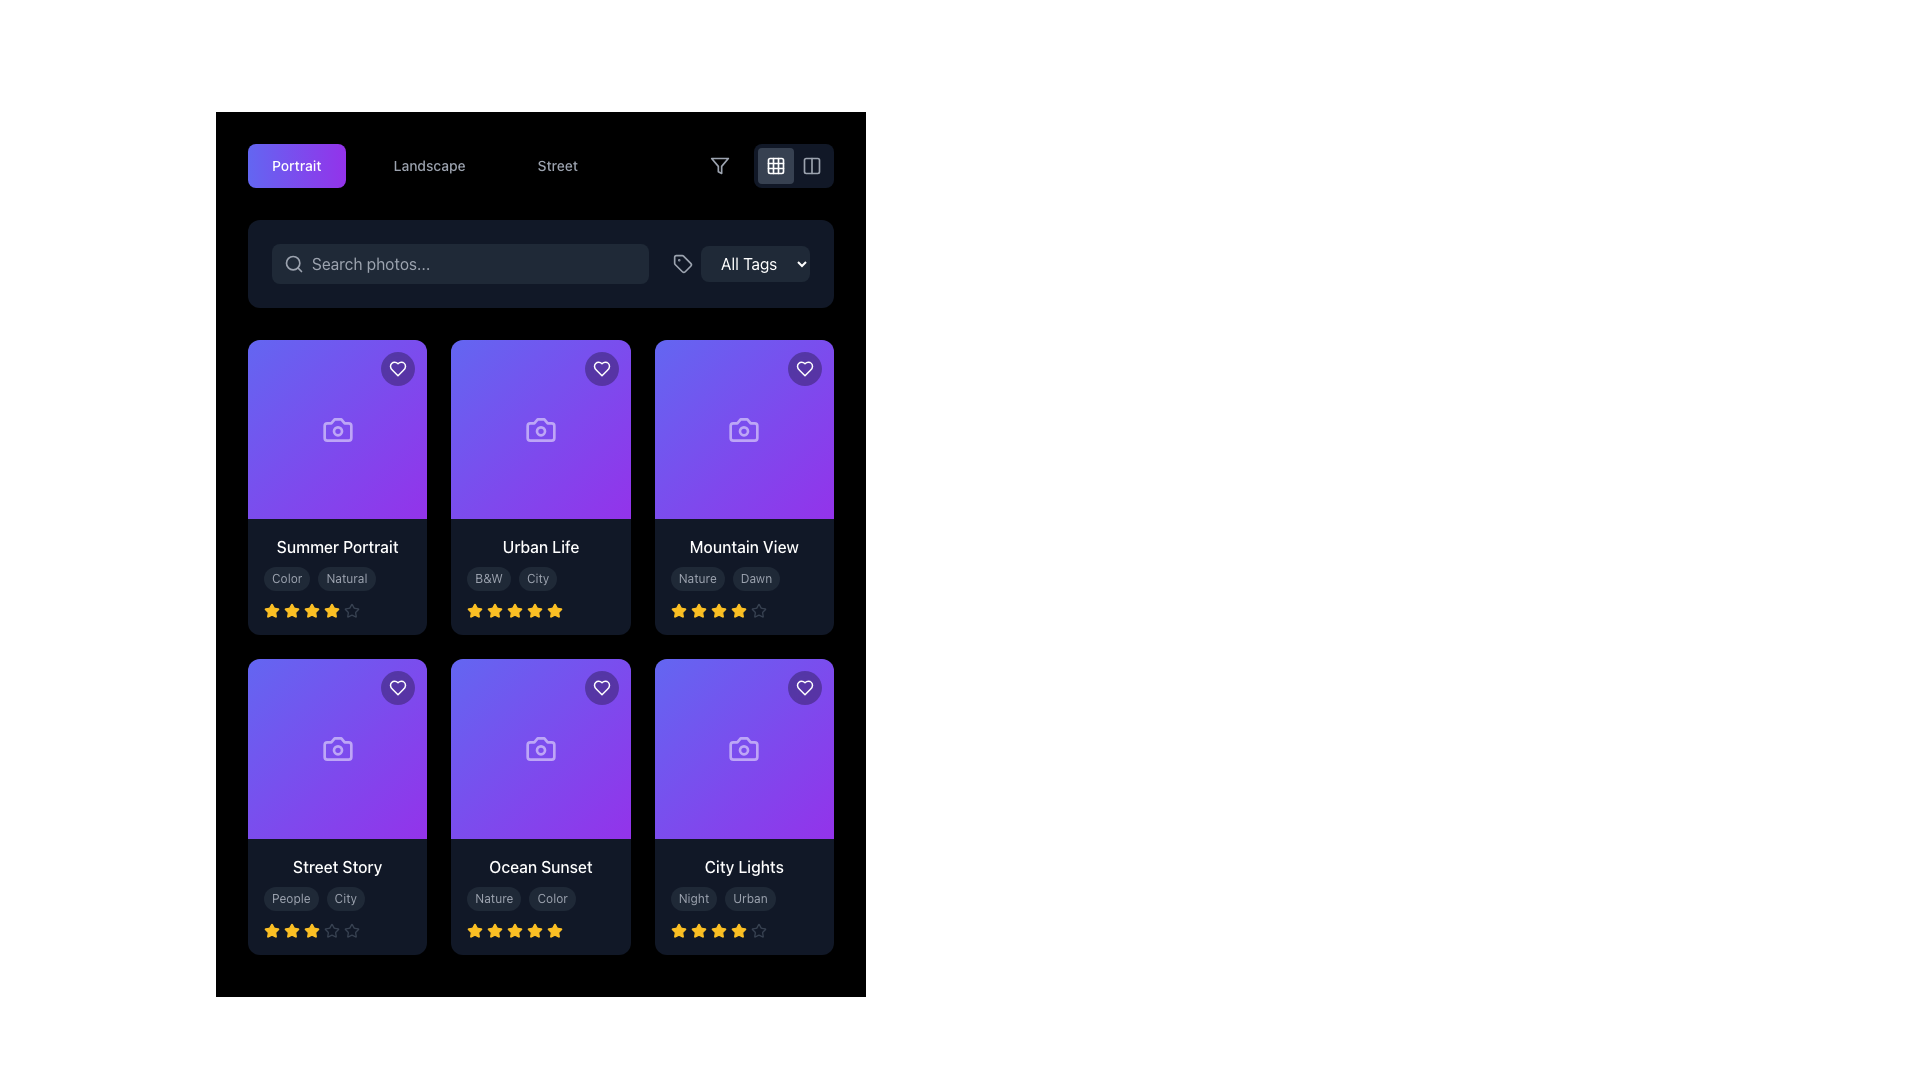  What do you see at coordinates (743, 748) in the screenshot?
I see `the camera icon located in the rightmost card labeled 'City Lights' in the bottom row of the grid layout` at bounding box center [743, 748].